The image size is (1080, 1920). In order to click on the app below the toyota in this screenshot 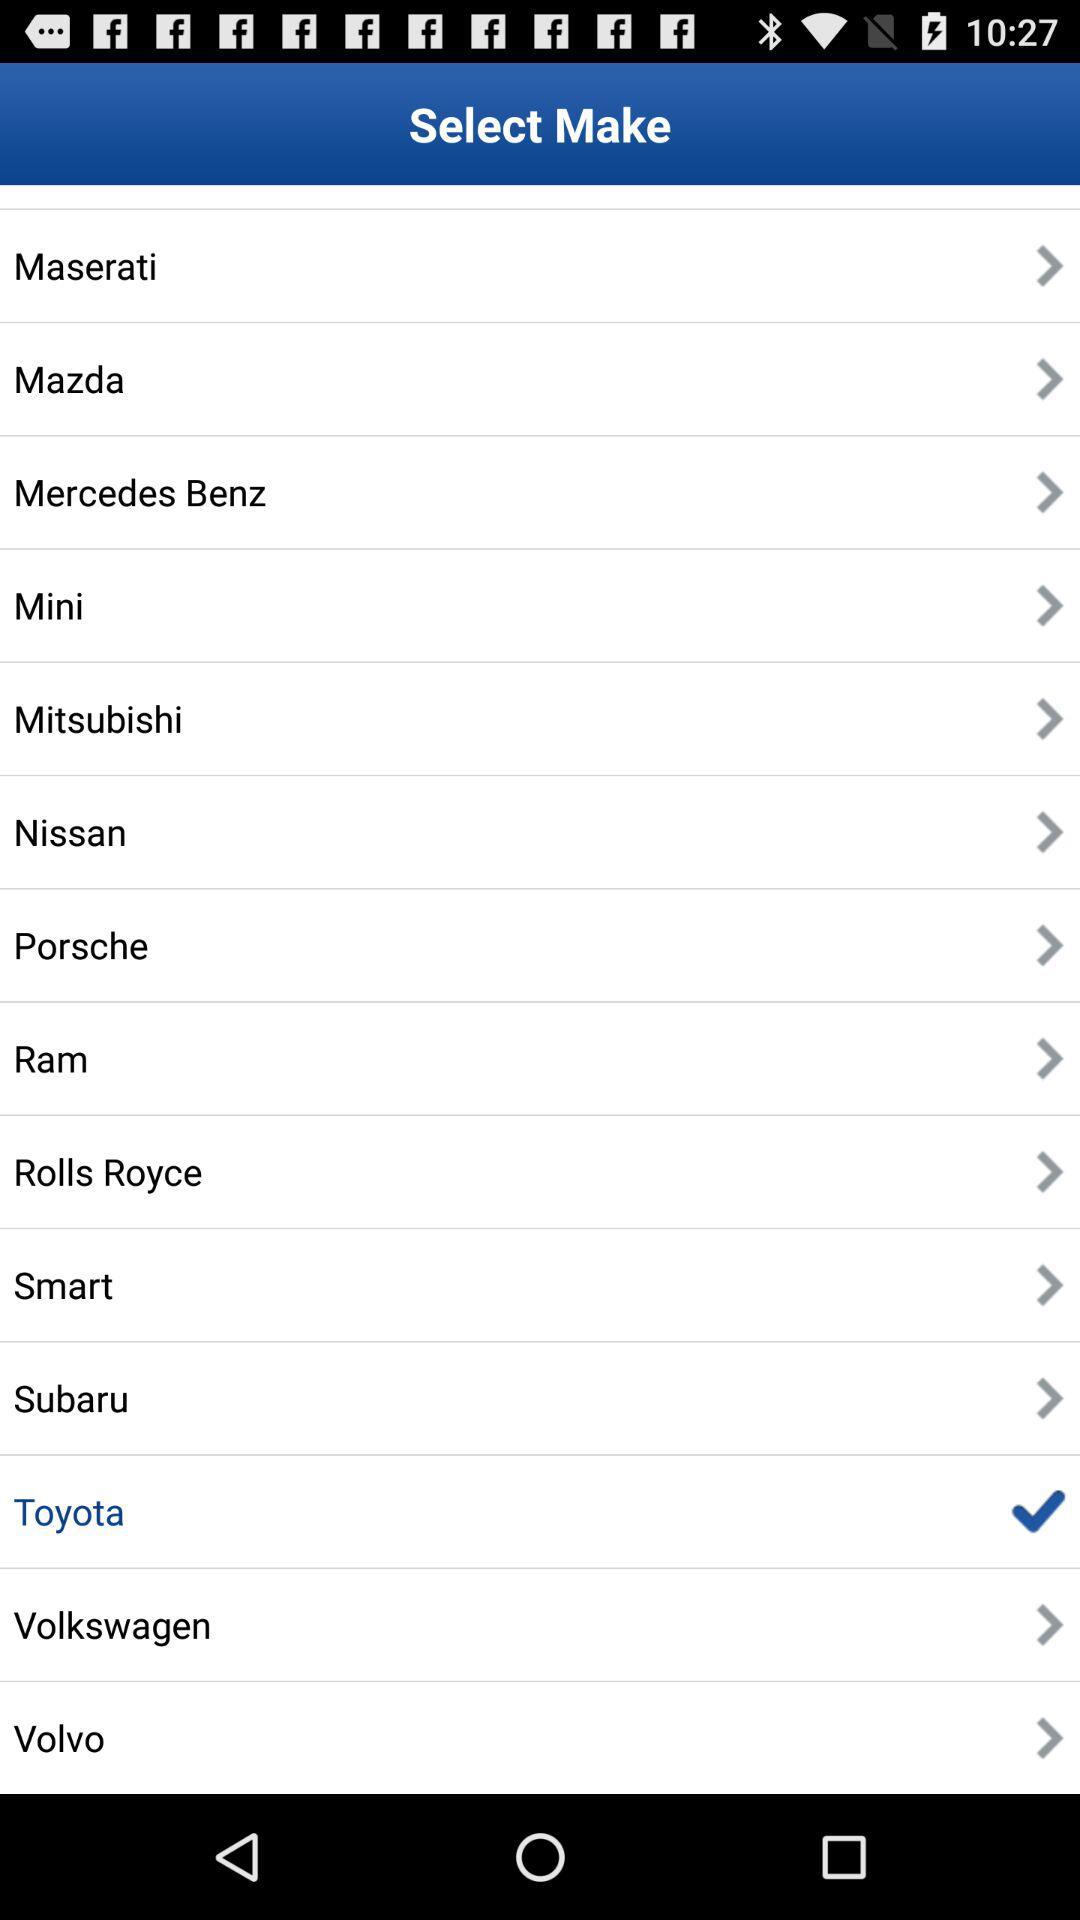, I will do `click(112, 1624)`.